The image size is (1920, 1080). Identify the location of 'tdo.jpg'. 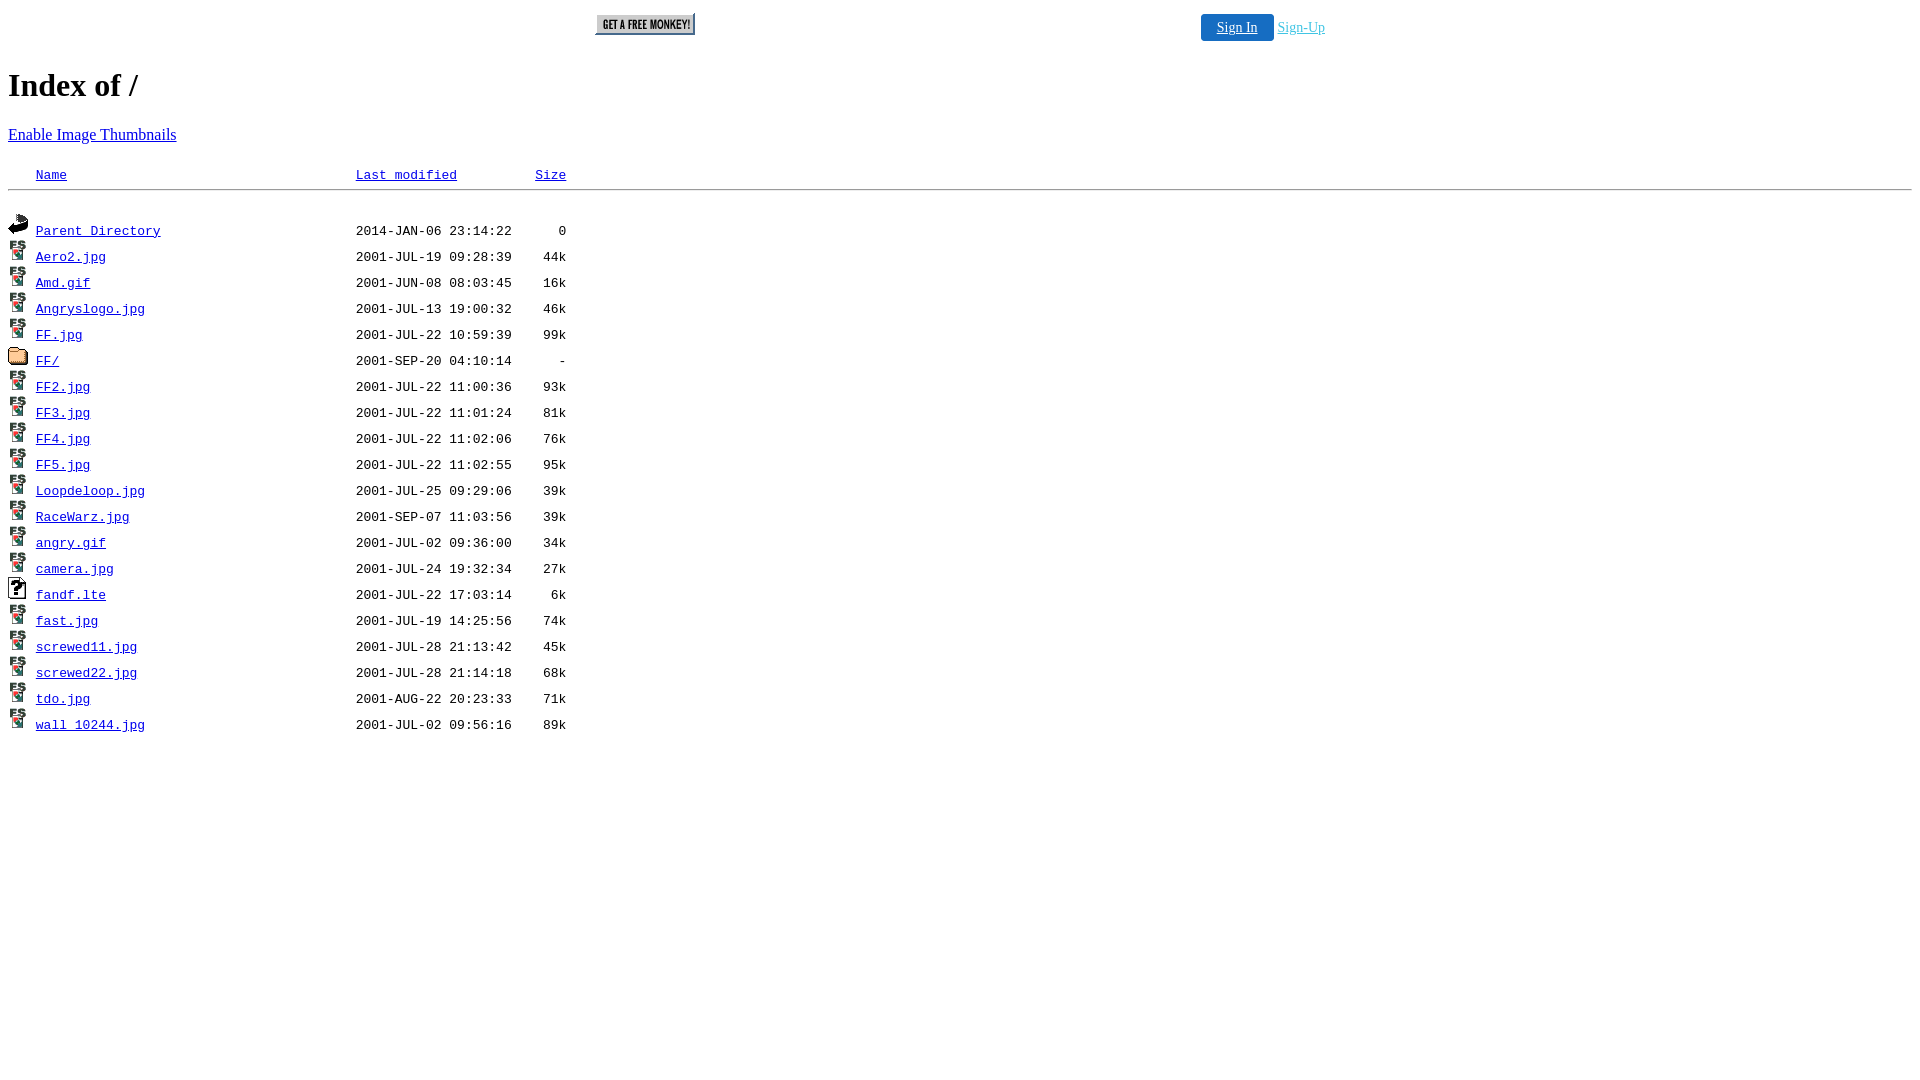
(35, 698).